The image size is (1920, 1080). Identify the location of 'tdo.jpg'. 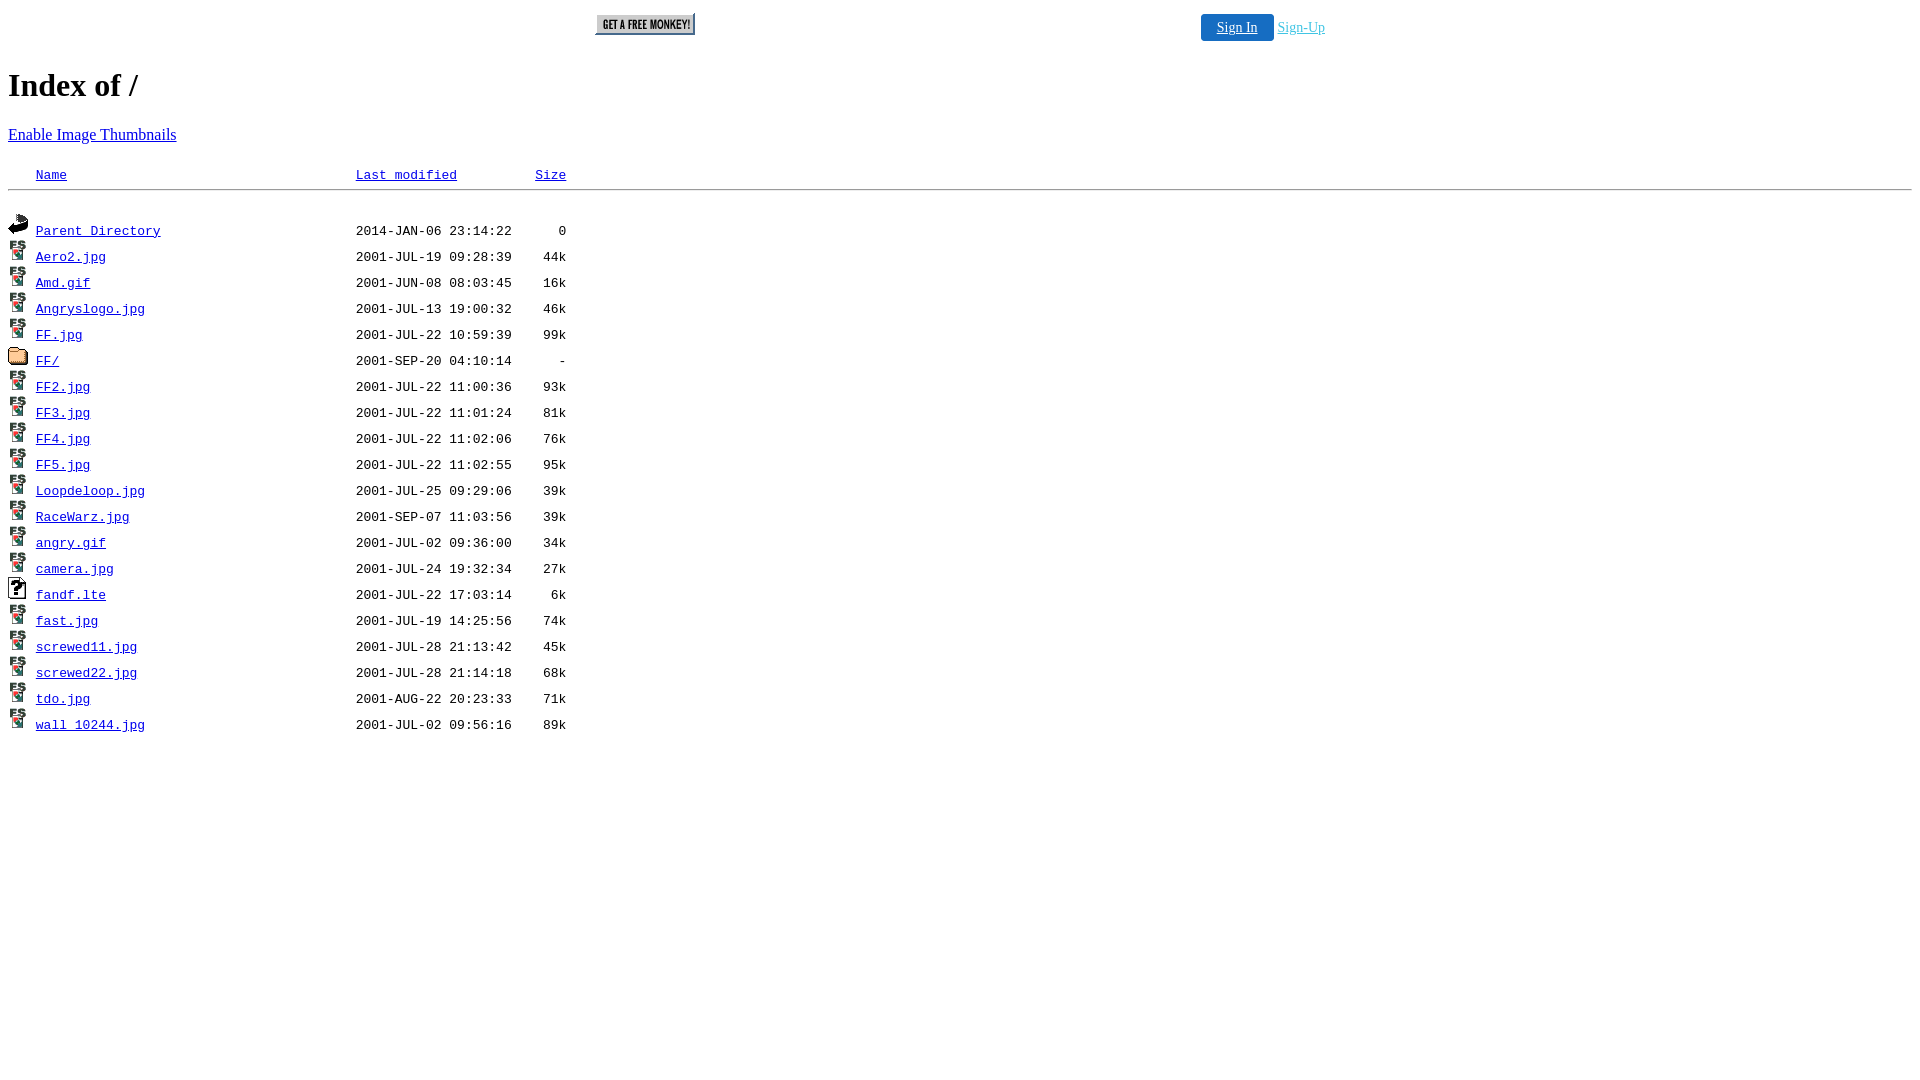
(35, 698).